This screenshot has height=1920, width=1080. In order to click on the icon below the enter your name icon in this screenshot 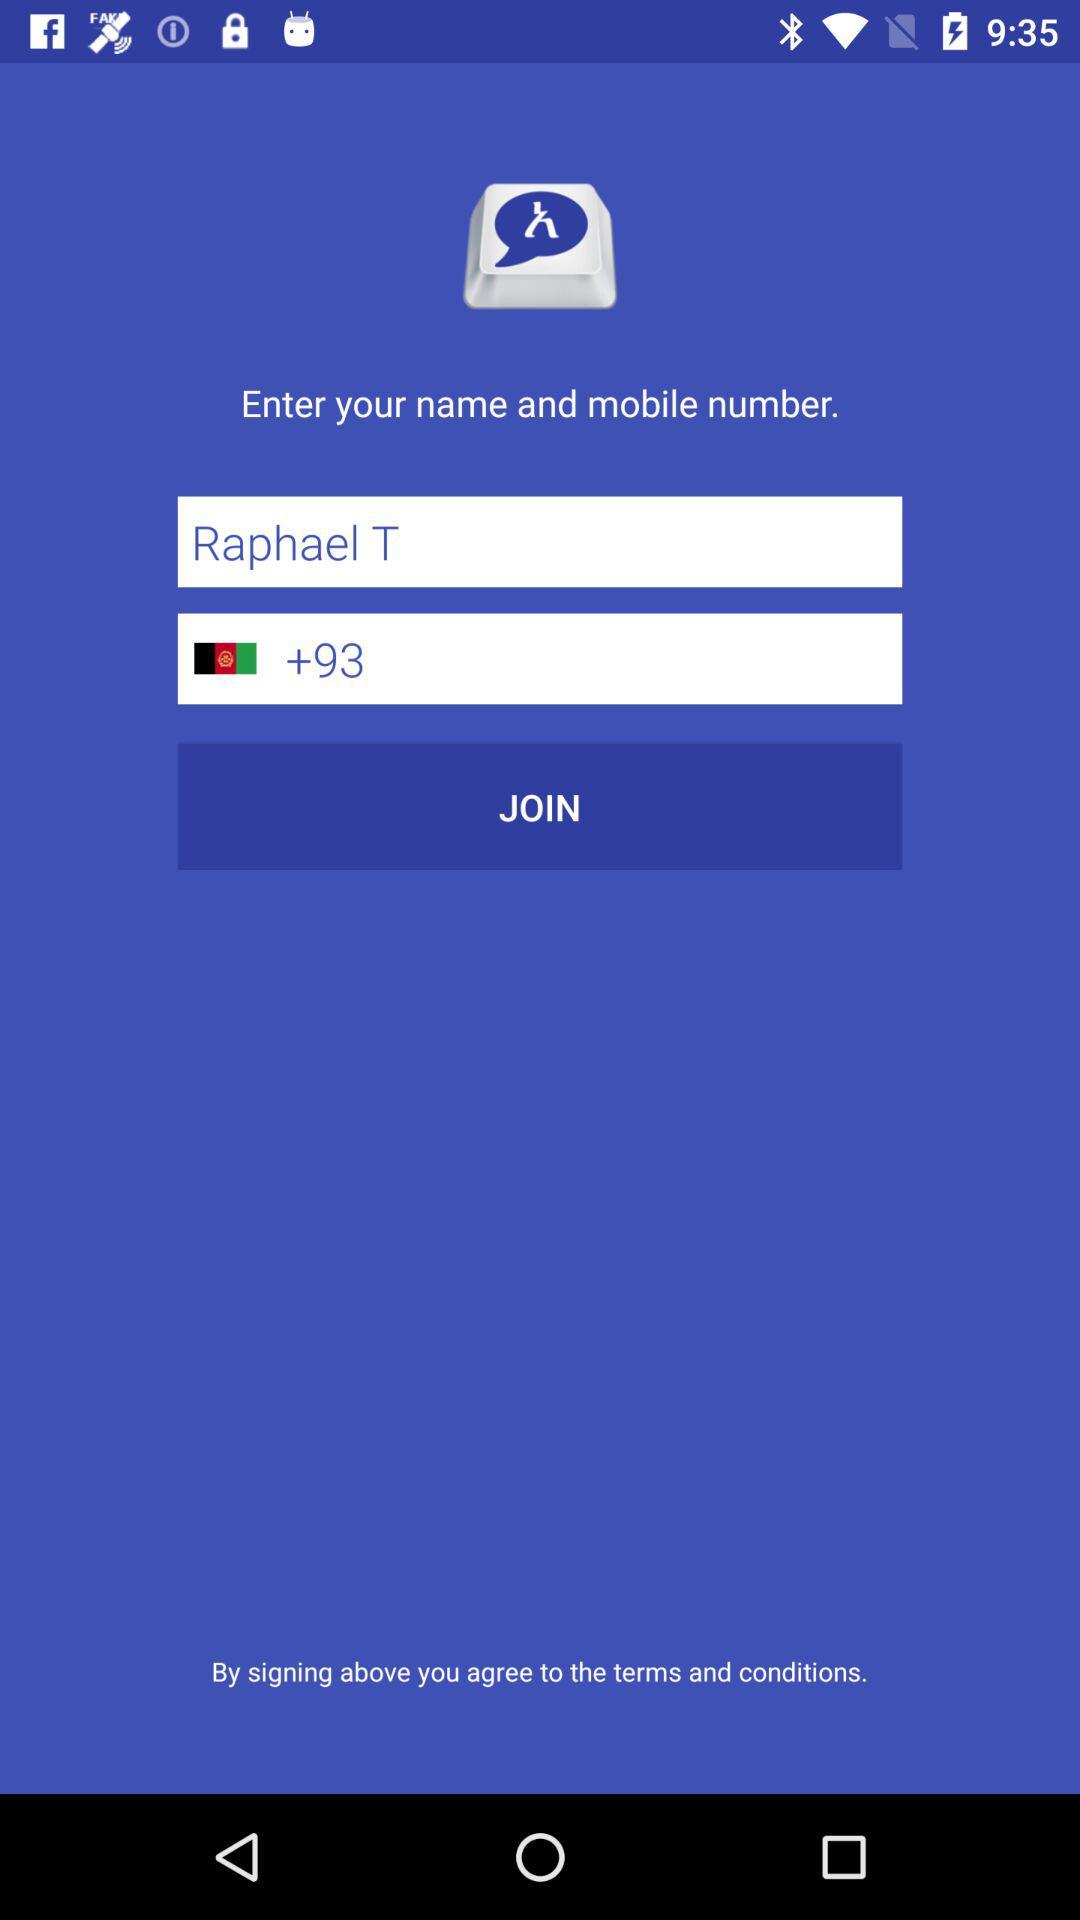, I will do `click(540, 541)`.